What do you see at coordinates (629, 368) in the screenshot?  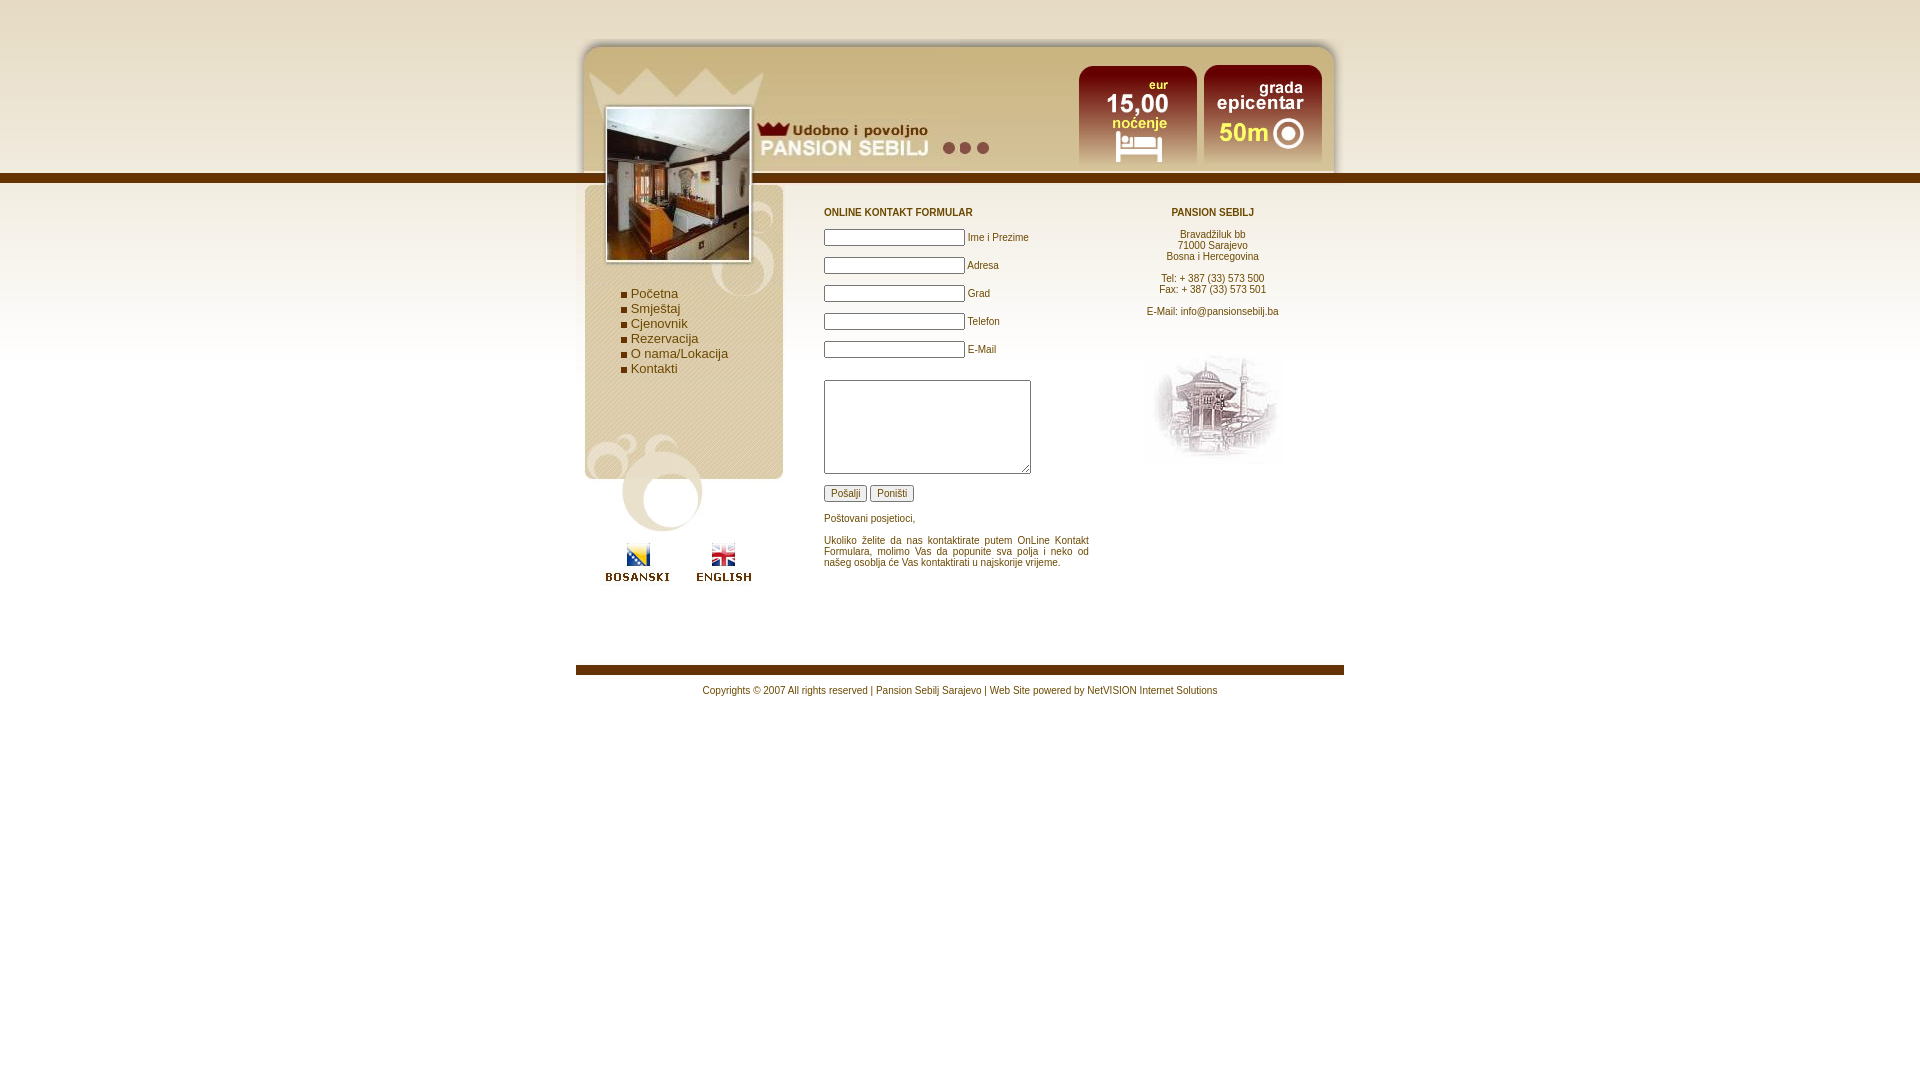 I see `'Kontakti'` at bounding box center [629, 368].